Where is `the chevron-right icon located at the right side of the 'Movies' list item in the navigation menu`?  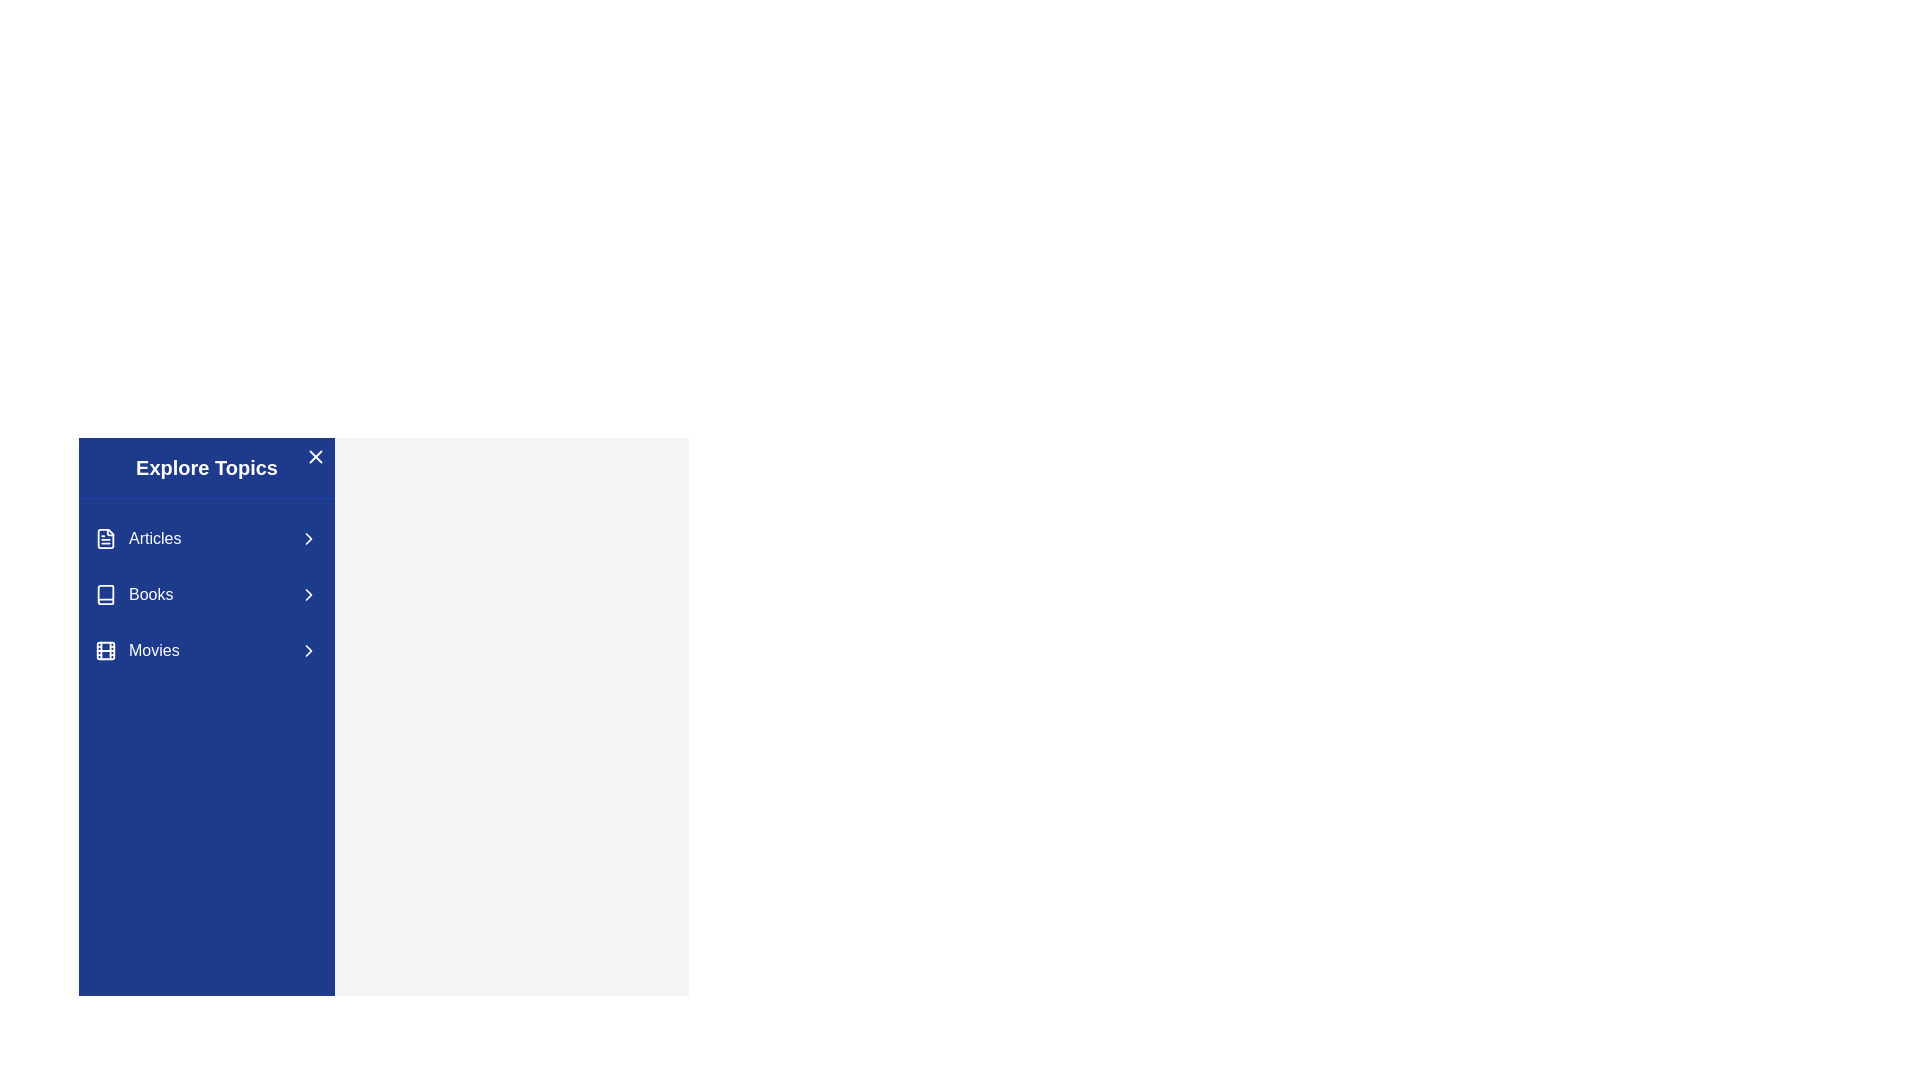
the chevron-right icon located at the right side of the 'Movies' list item in the navigation menu is located at coordinates (307, 651).